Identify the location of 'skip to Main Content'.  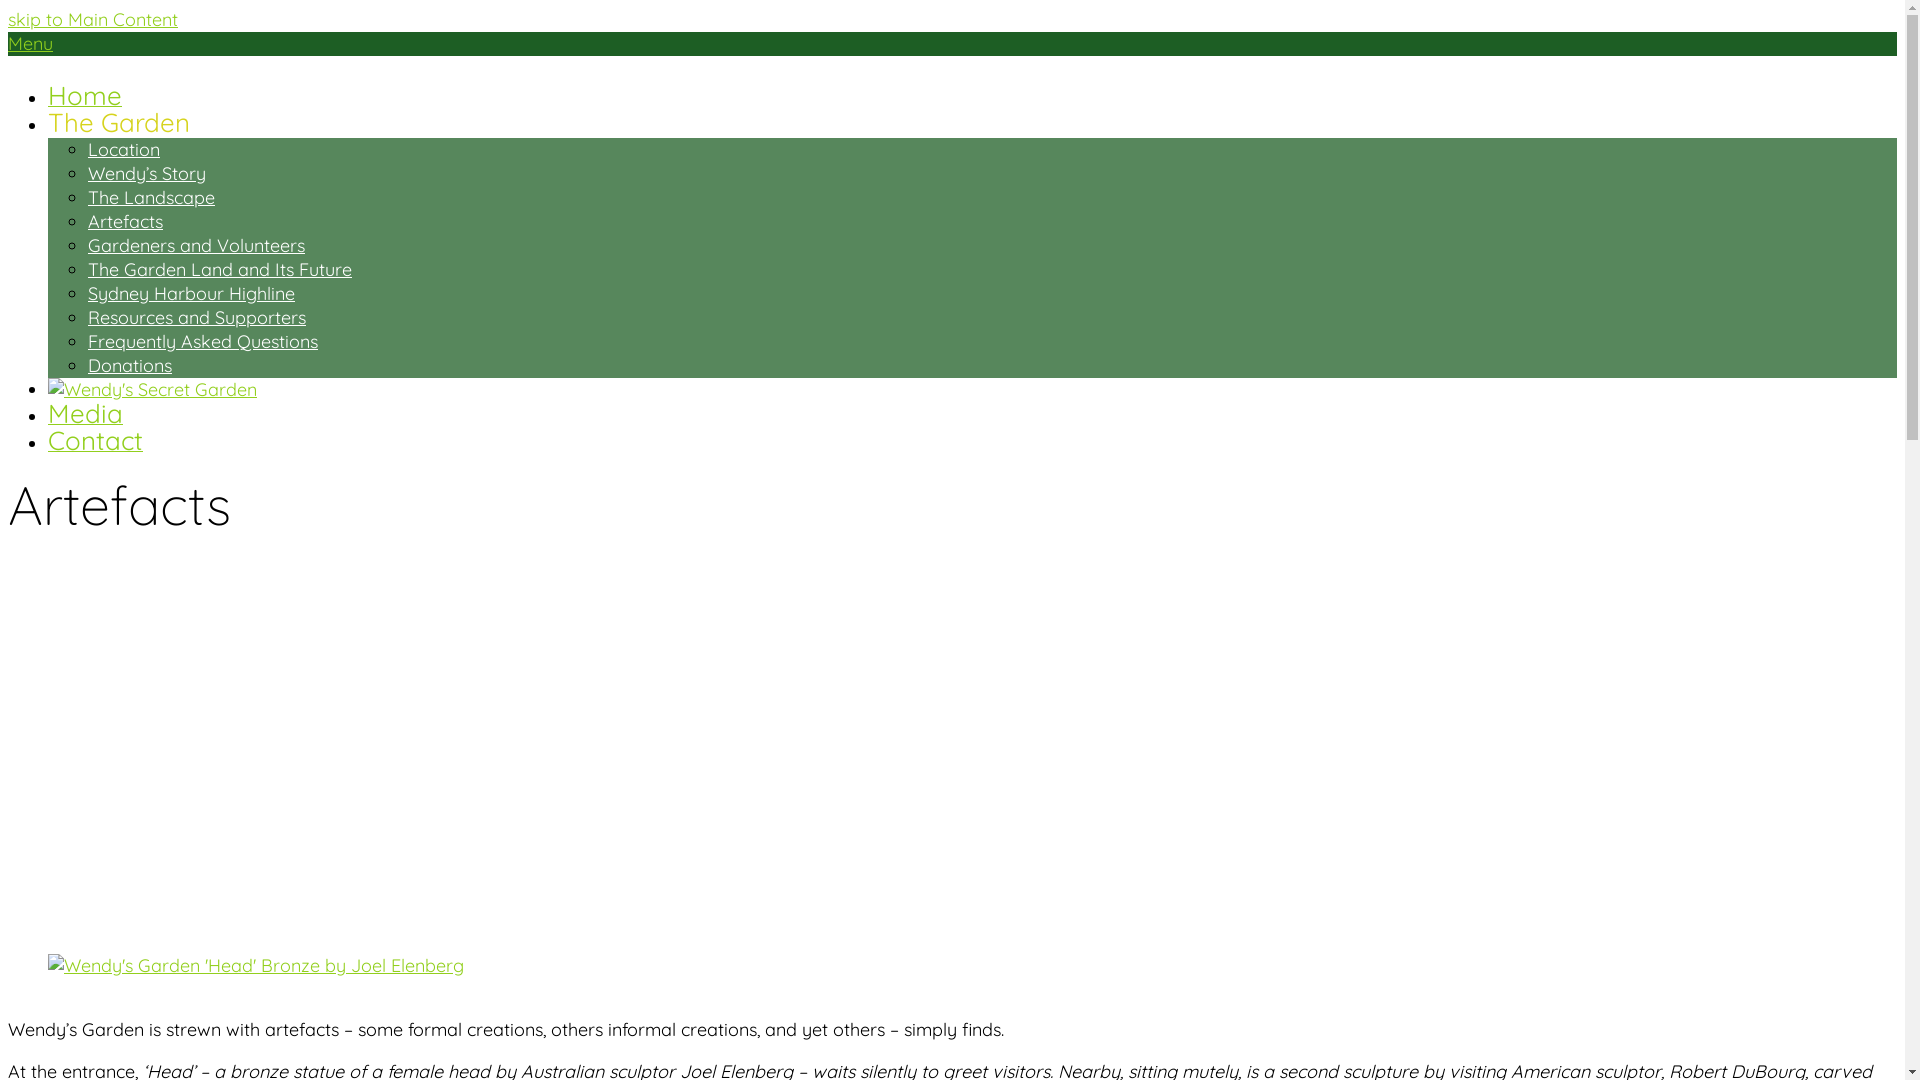
(8, 19).